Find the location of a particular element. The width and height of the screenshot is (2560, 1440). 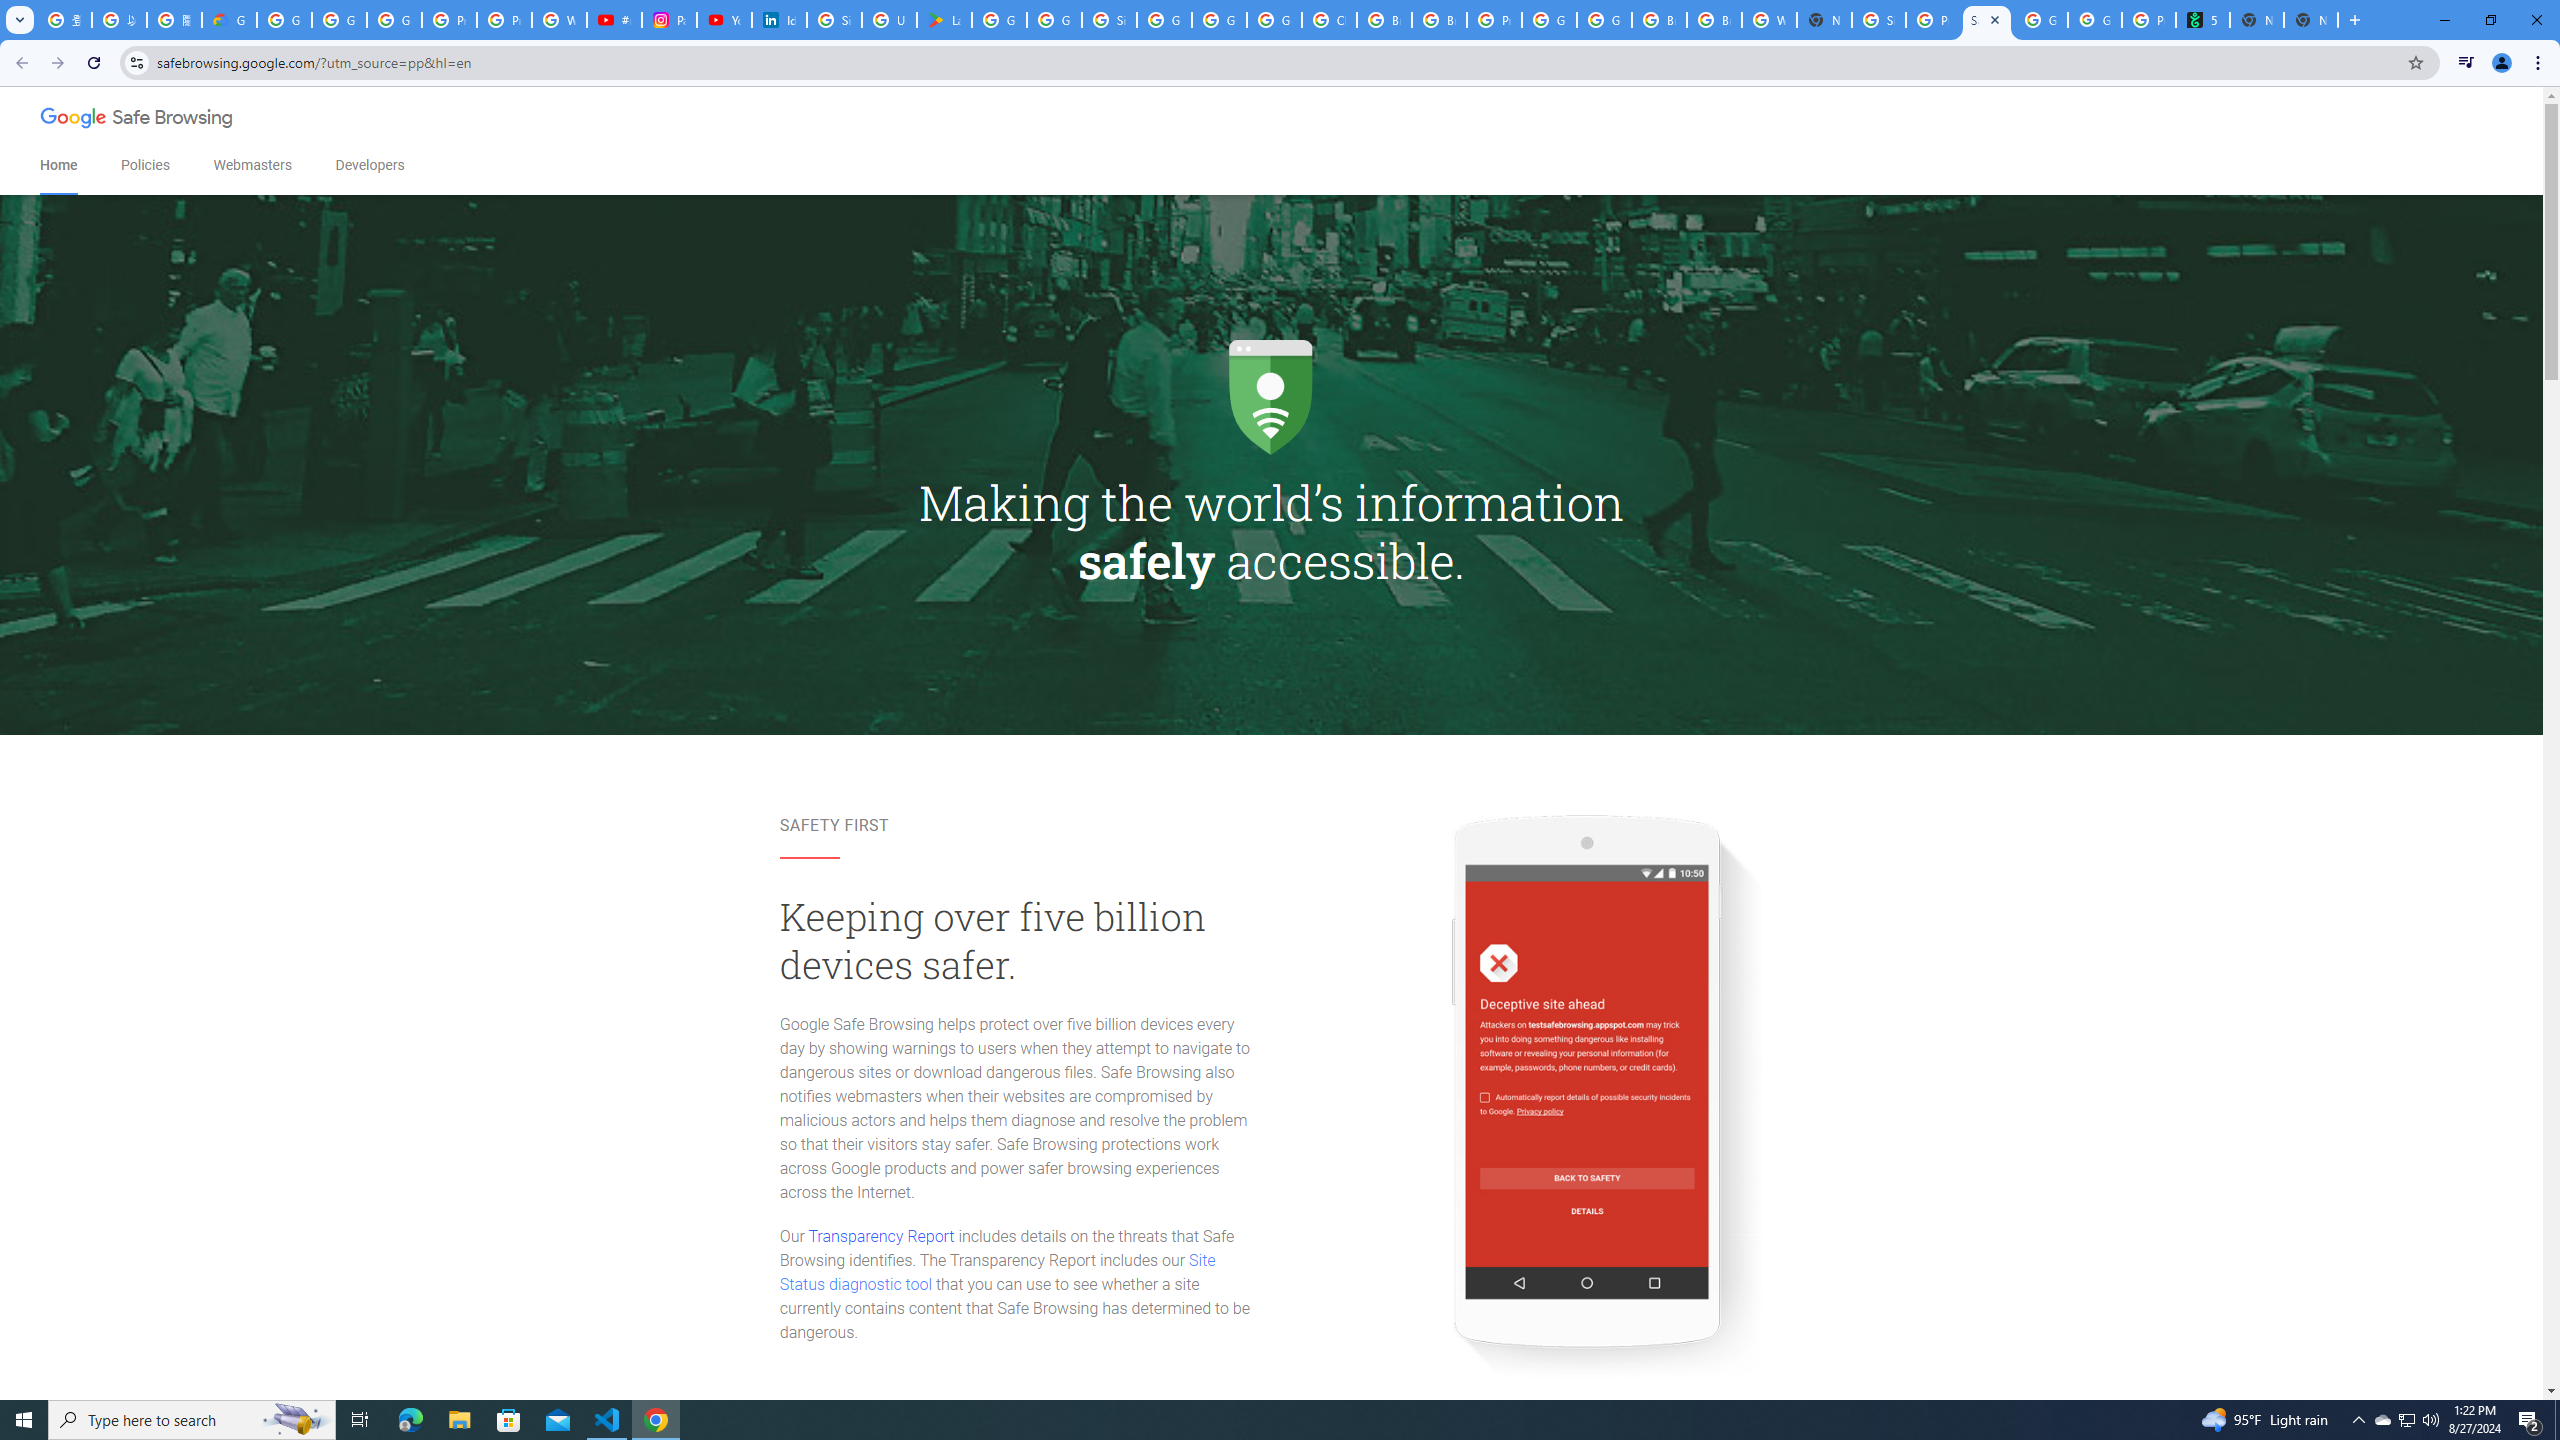

'New Tab' is located at coordinates (2311, 19).